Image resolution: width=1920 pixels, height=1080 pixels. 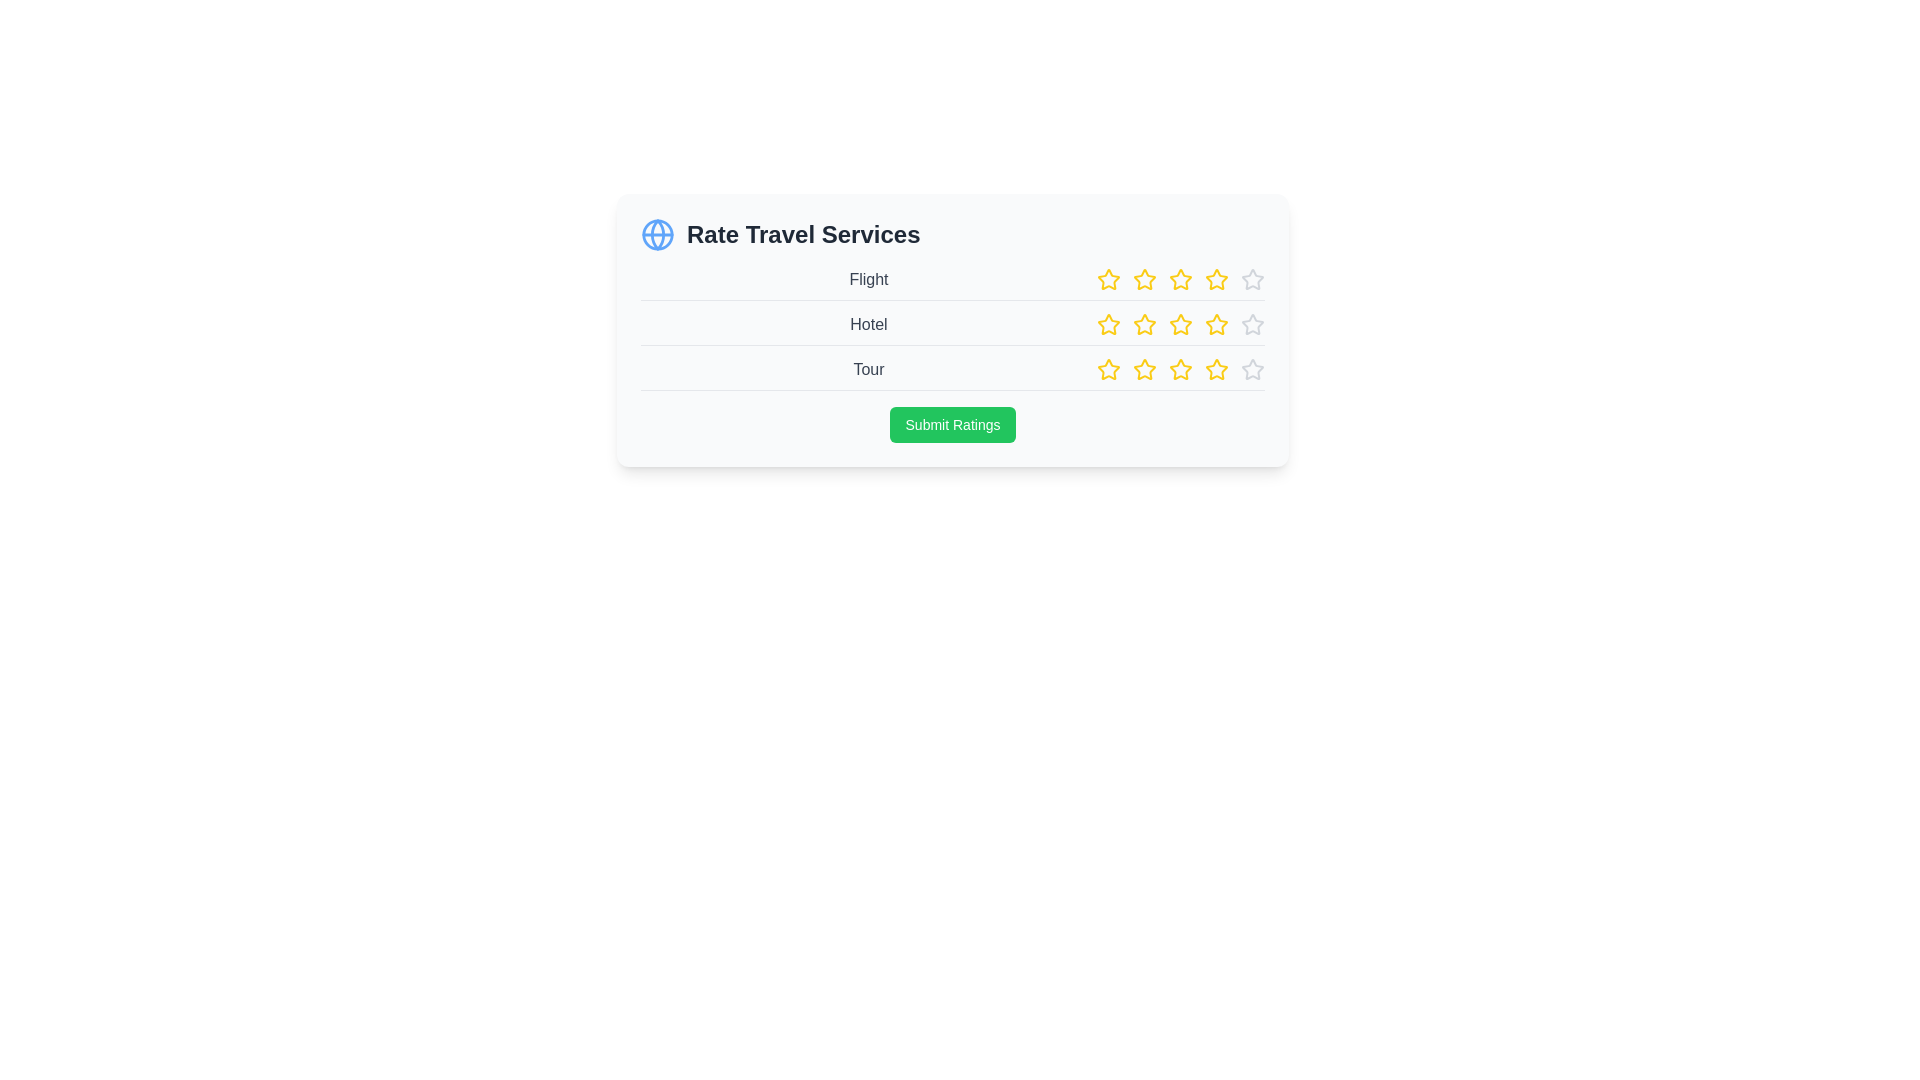 I want to click on the second star-shaped icon in the hotel rating system, so click(x=1107, y=323).